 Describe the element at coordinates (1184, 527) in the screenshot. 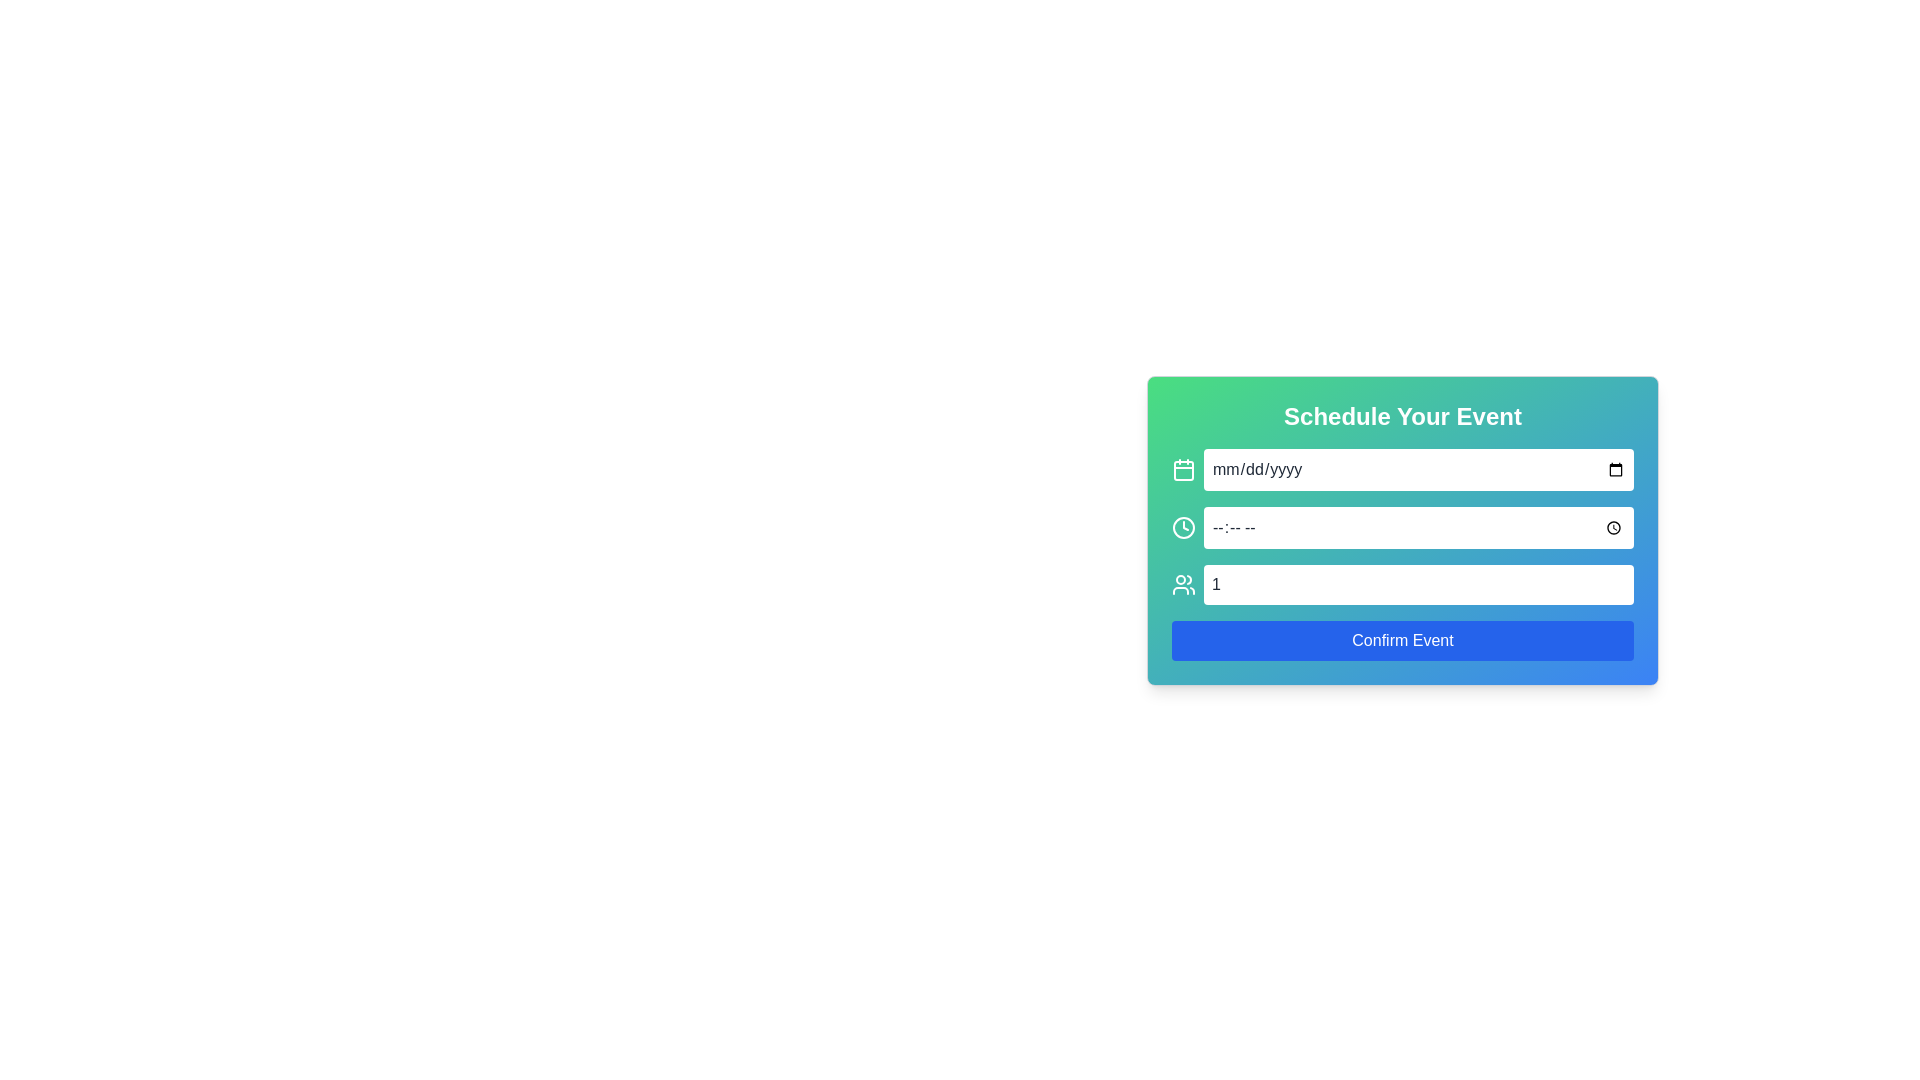

I see `the clock icon, which is a circular icon with hands, located to the left of the time selection input field` at that location.